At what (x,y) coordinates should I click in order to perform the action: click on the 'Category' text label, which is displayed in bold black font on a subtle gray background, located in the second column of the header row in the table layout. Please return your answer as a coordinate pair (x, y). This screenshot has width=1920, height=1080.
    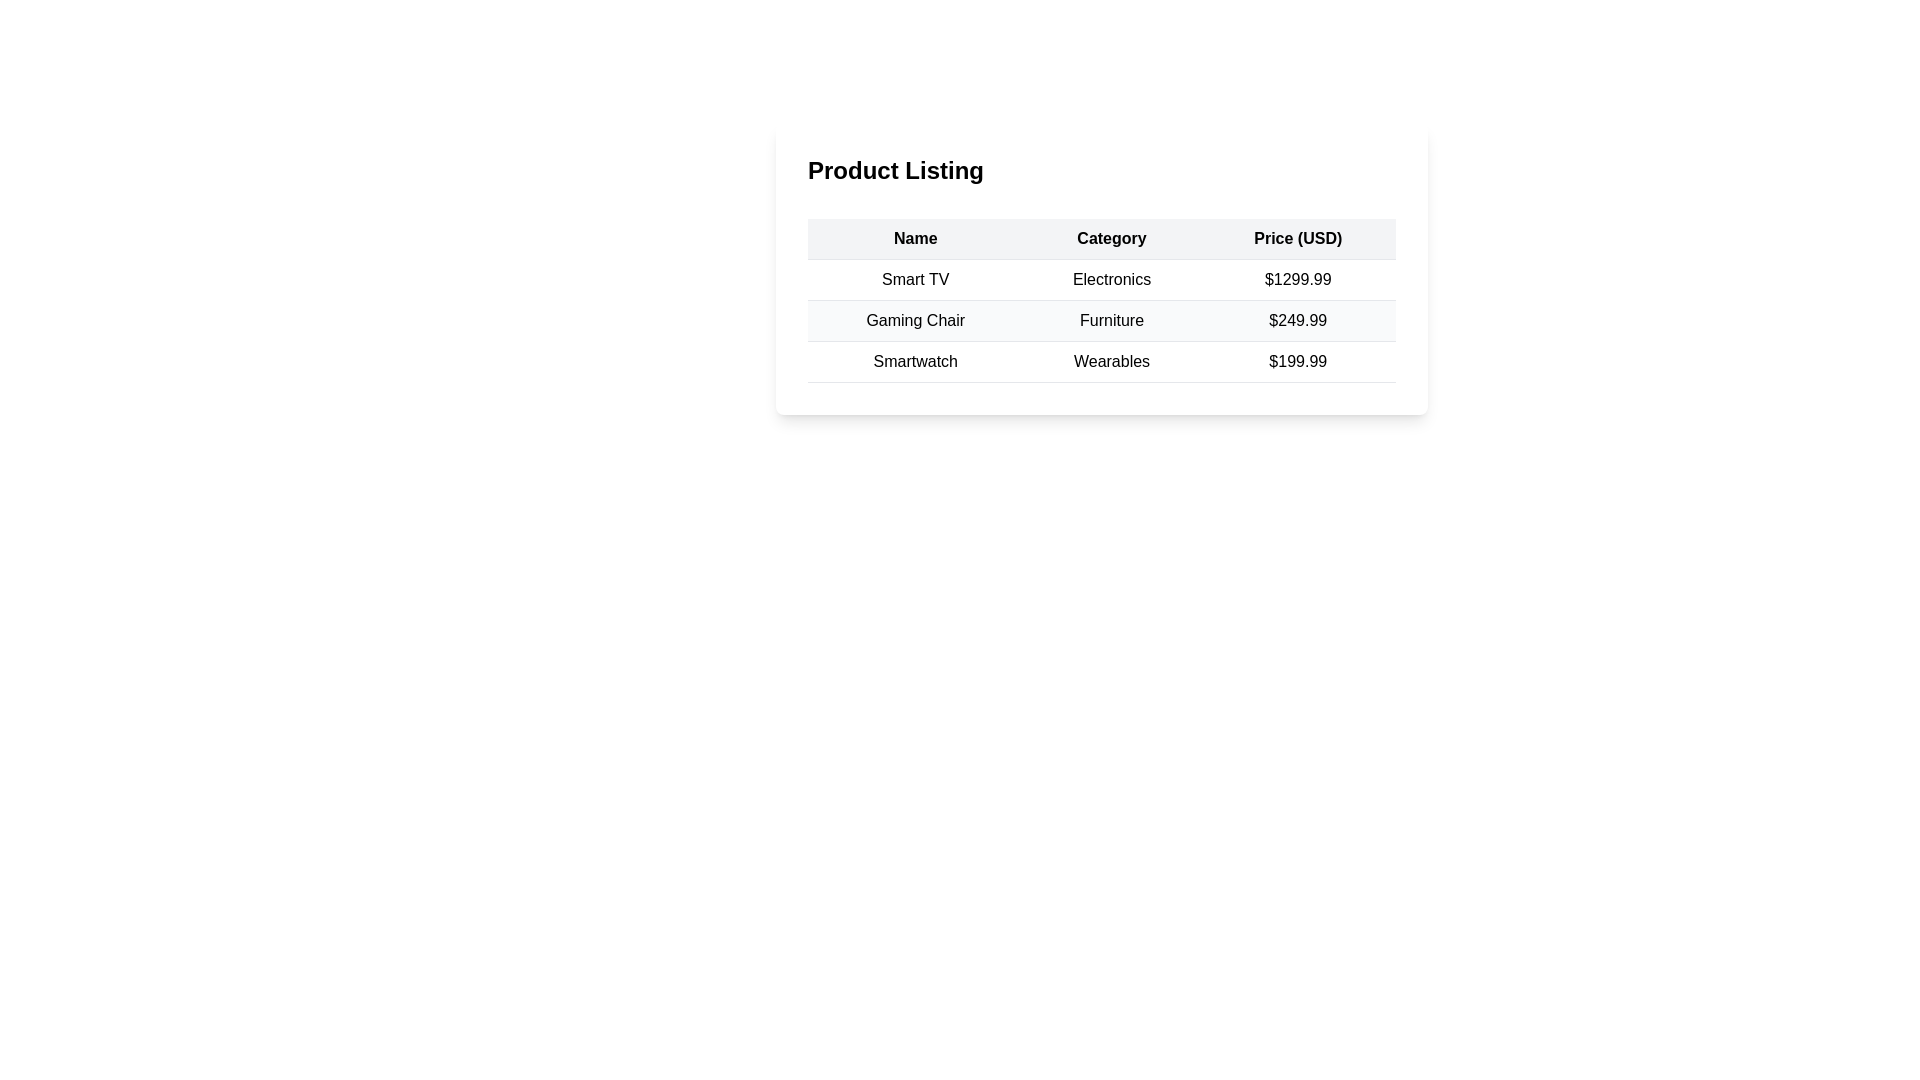
    Looking at the image, I should click on (1111, 238).